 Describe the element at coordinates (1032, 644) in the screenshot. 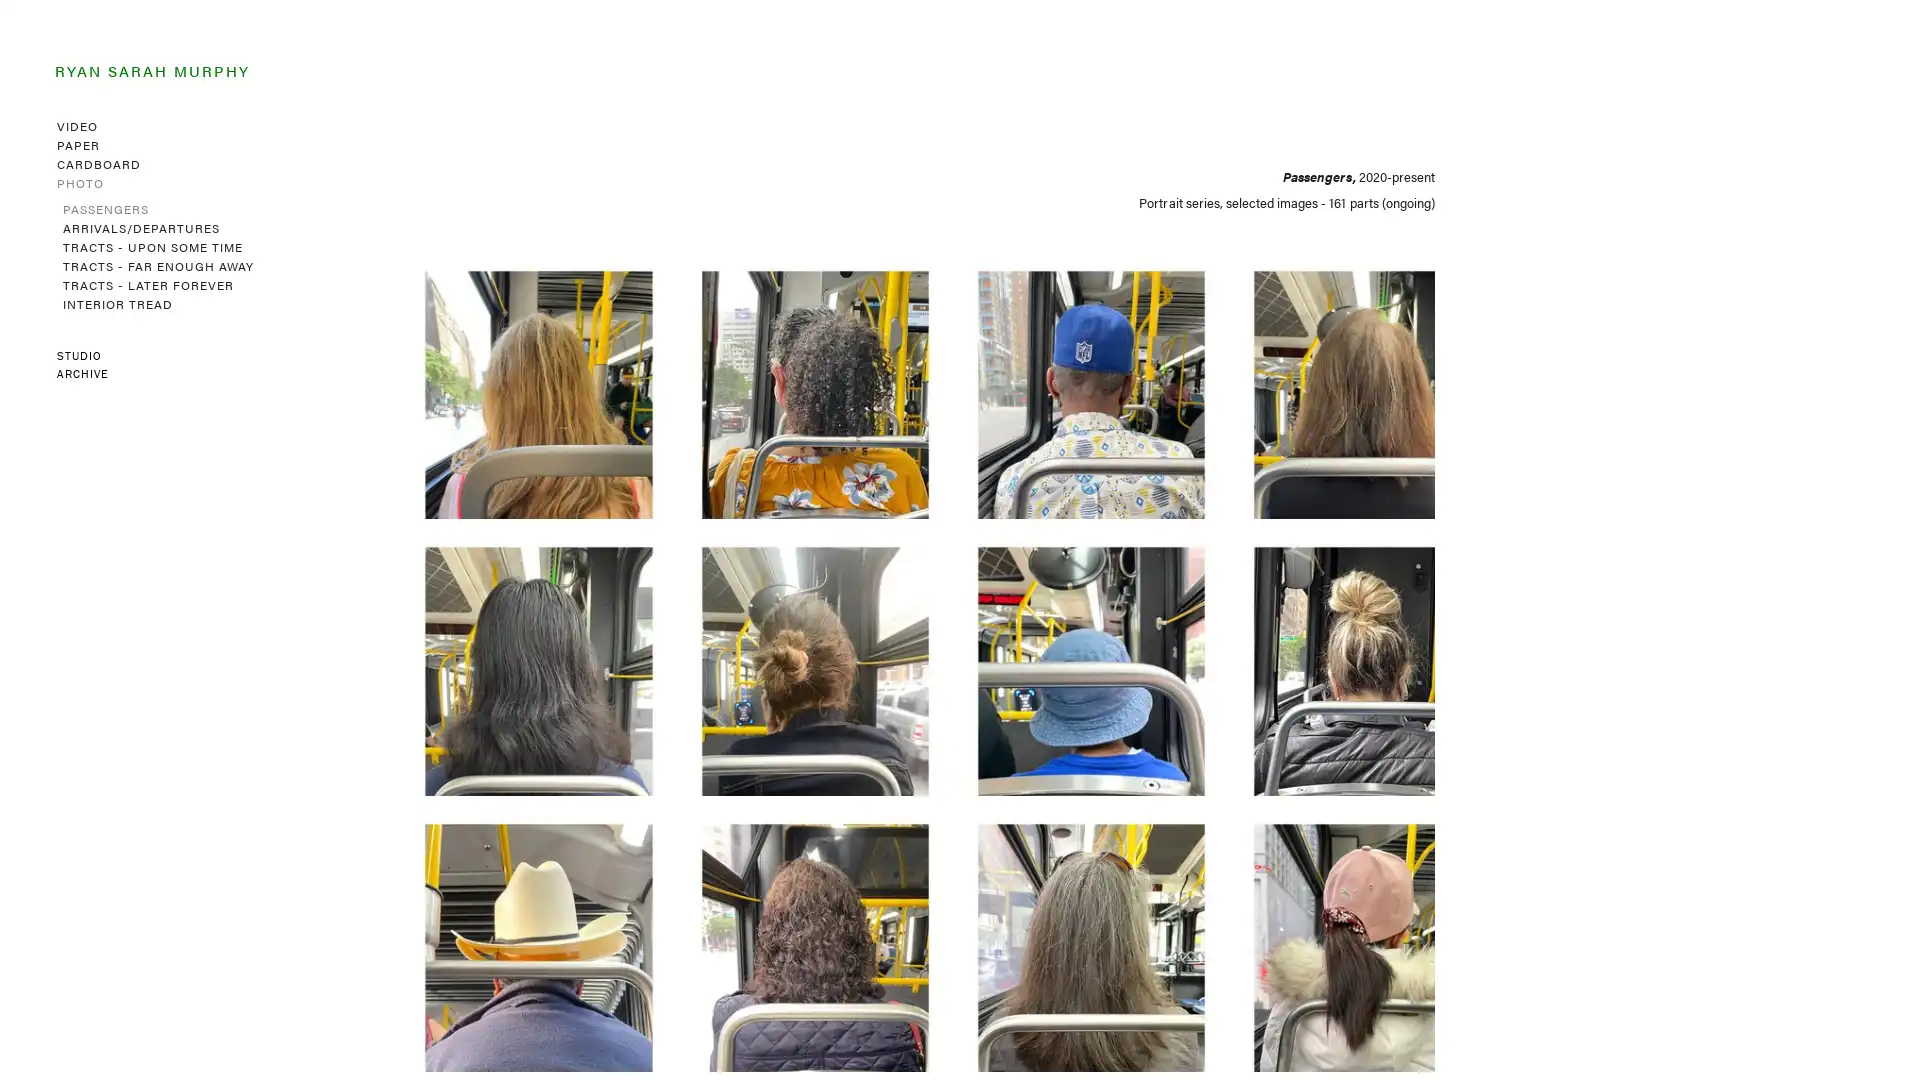

I see `View fullsize Passenger 155-.jpeg` at that location.